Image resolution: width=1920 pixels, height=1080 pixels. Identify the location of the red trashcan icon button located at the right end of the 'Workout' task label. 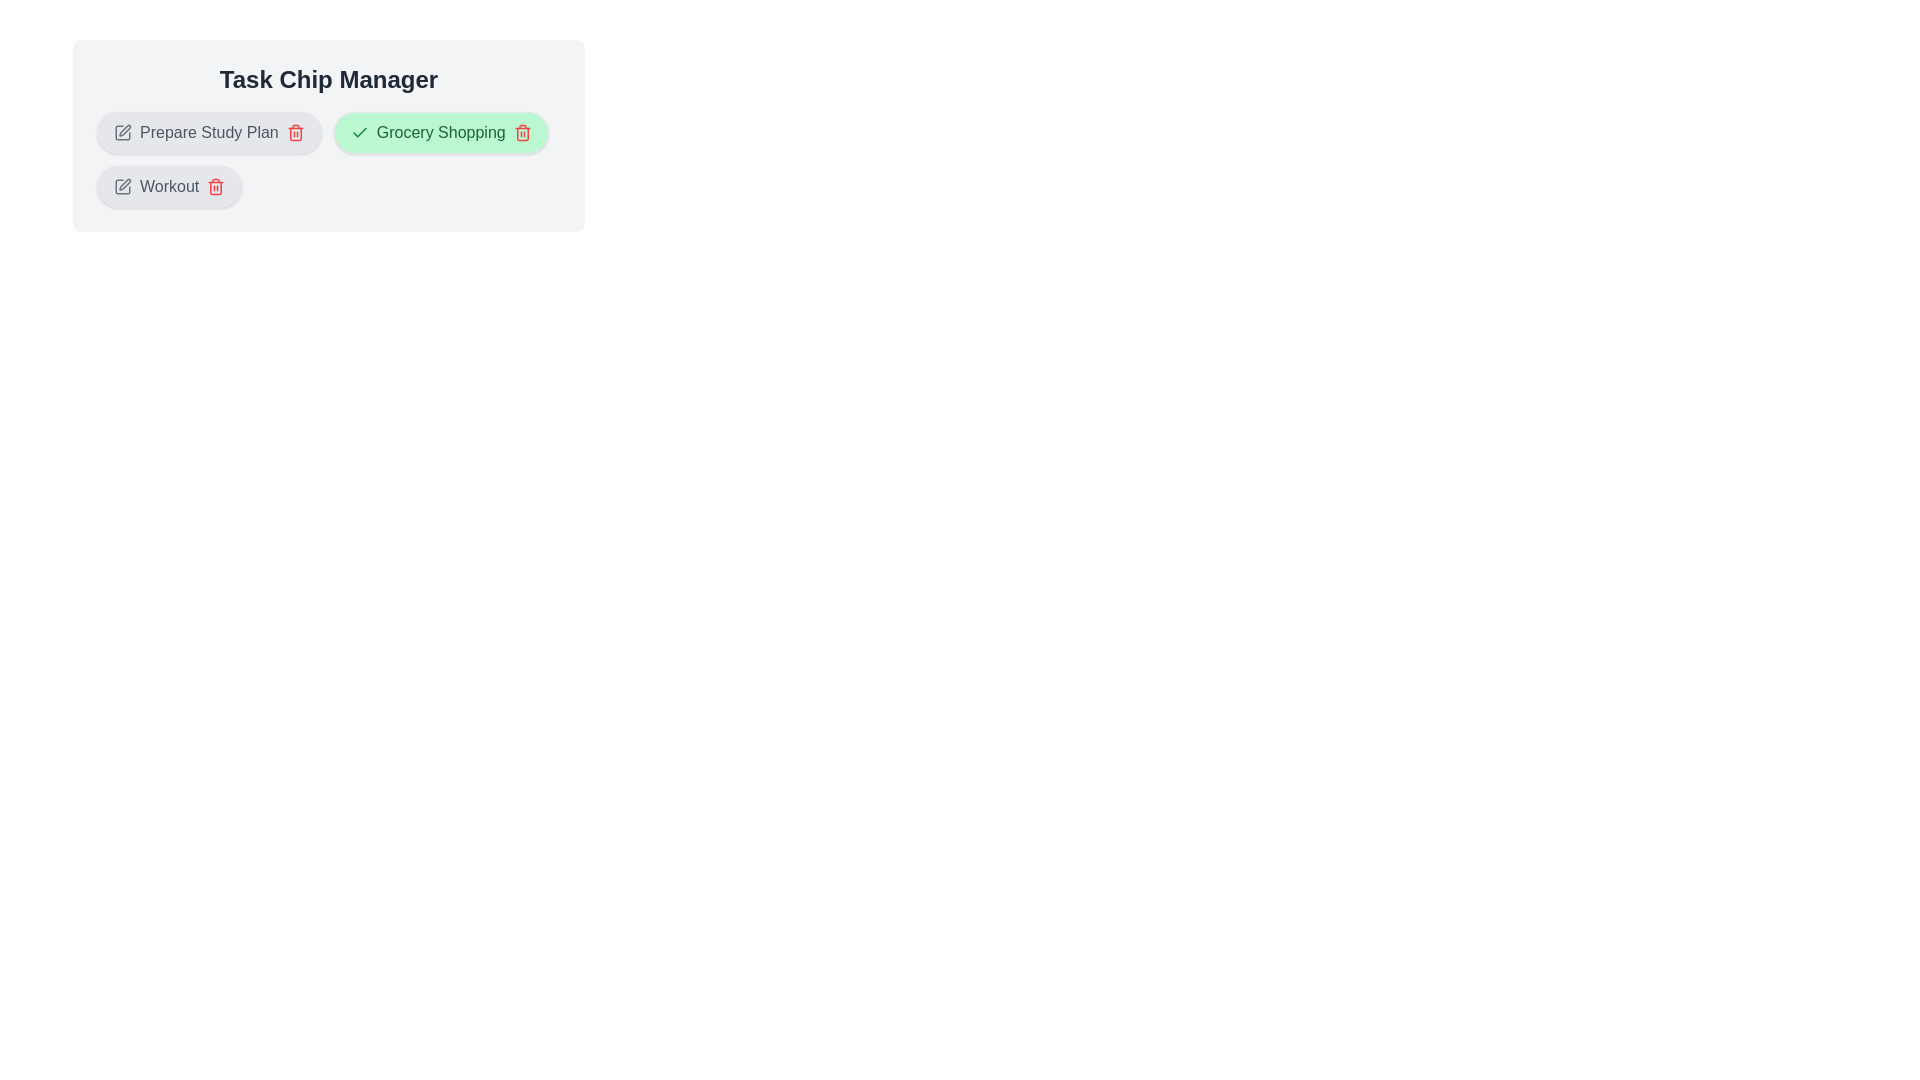
(216, 186).